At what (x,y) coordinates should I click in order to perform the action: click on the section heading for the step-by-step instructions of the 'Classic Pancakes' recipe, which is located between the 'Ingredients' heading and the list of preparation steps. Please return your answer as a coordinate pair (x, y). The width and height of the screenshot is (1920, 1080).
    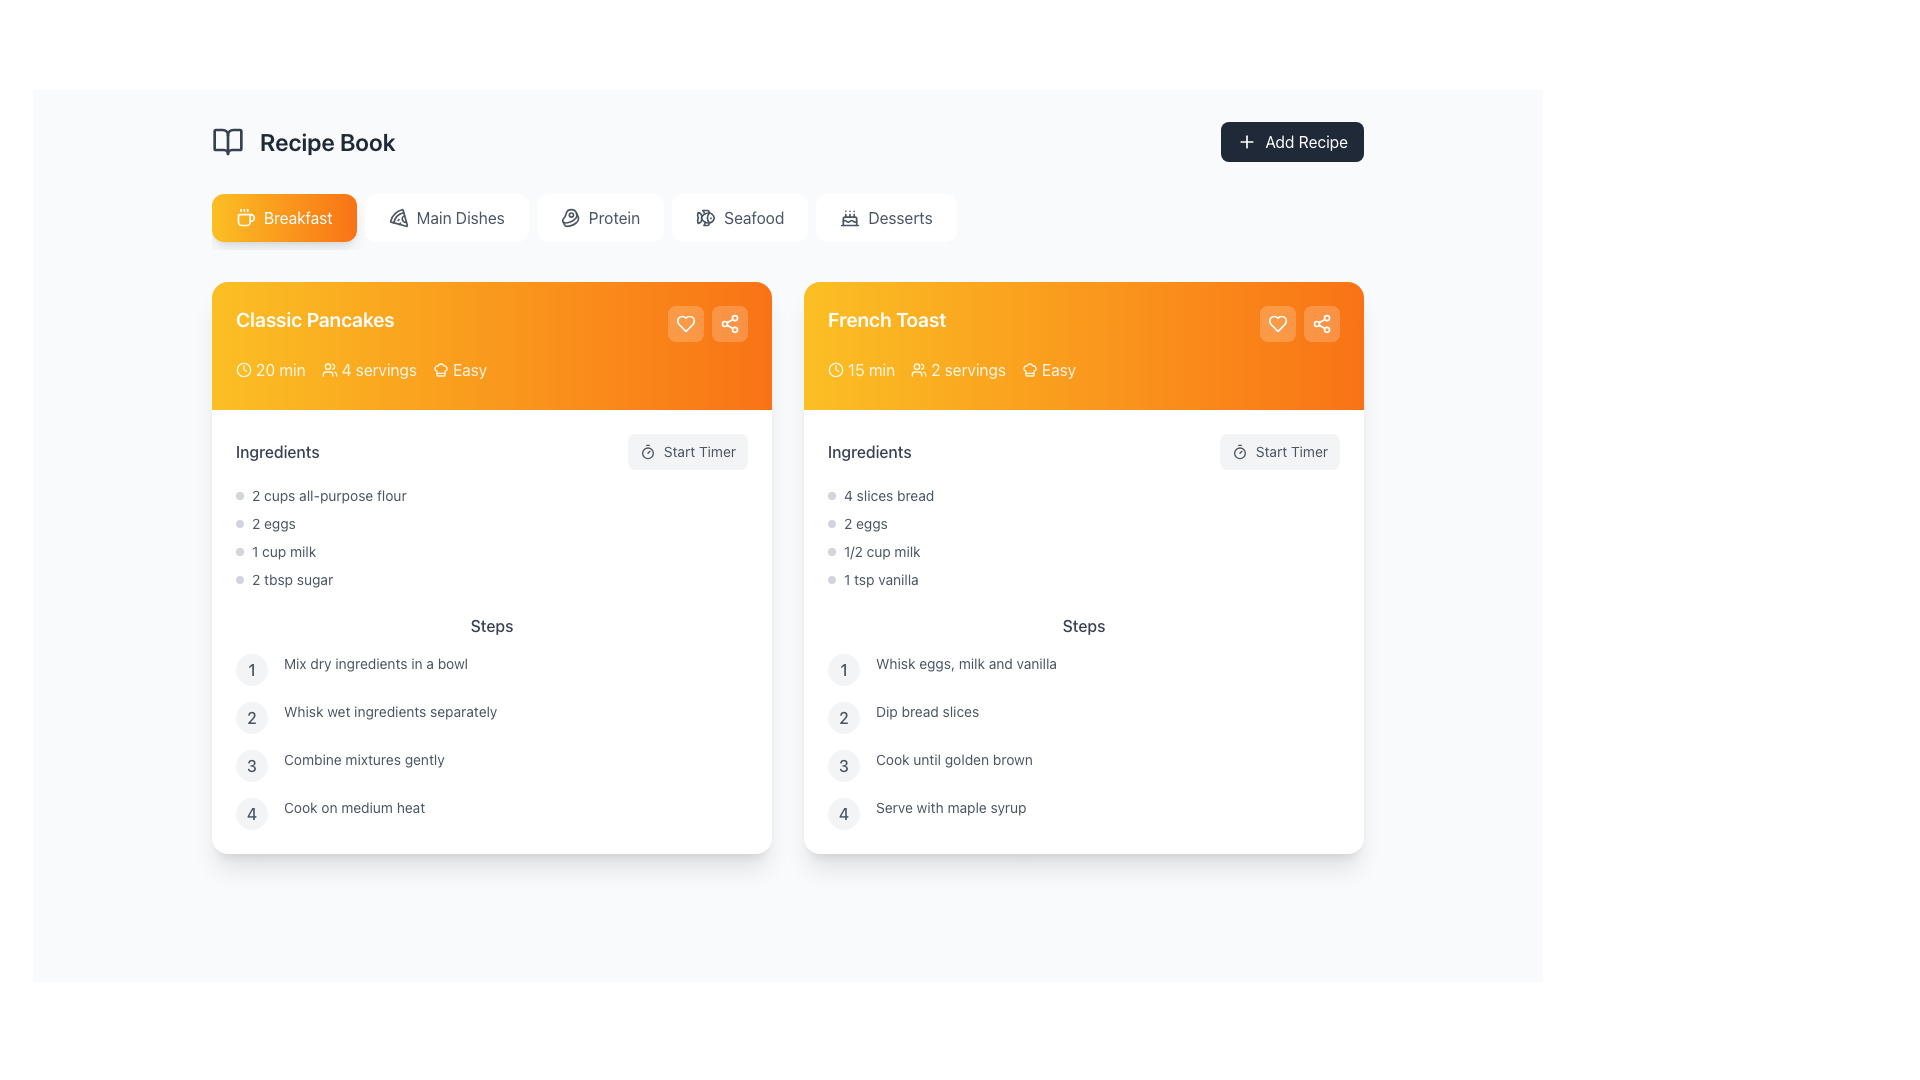
    Looking at the image, I should click on (491, 624).